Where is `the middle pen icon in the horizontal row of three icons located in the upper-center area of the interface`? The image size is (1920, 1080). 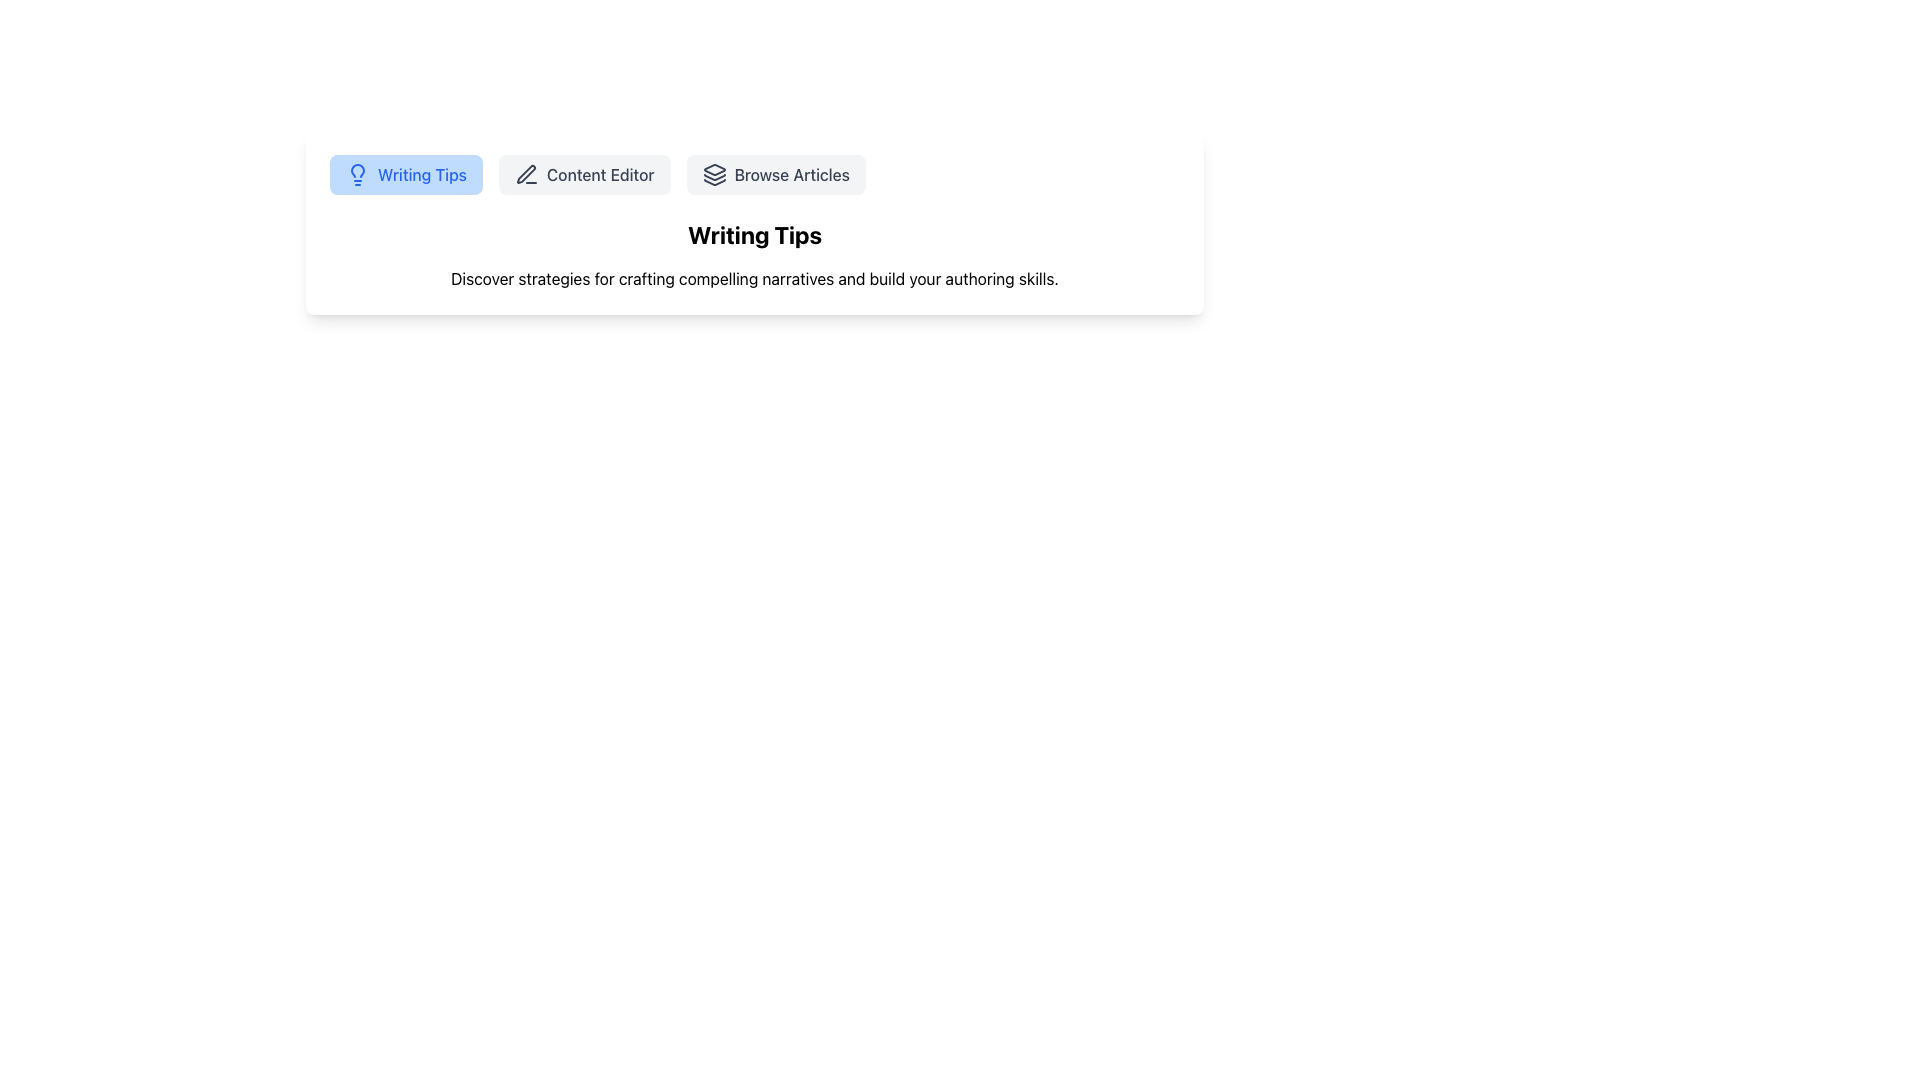
the middle pen icon in the horizontal row of three icons located in the upper-center area of the interface is located at coordinates (526, 173).